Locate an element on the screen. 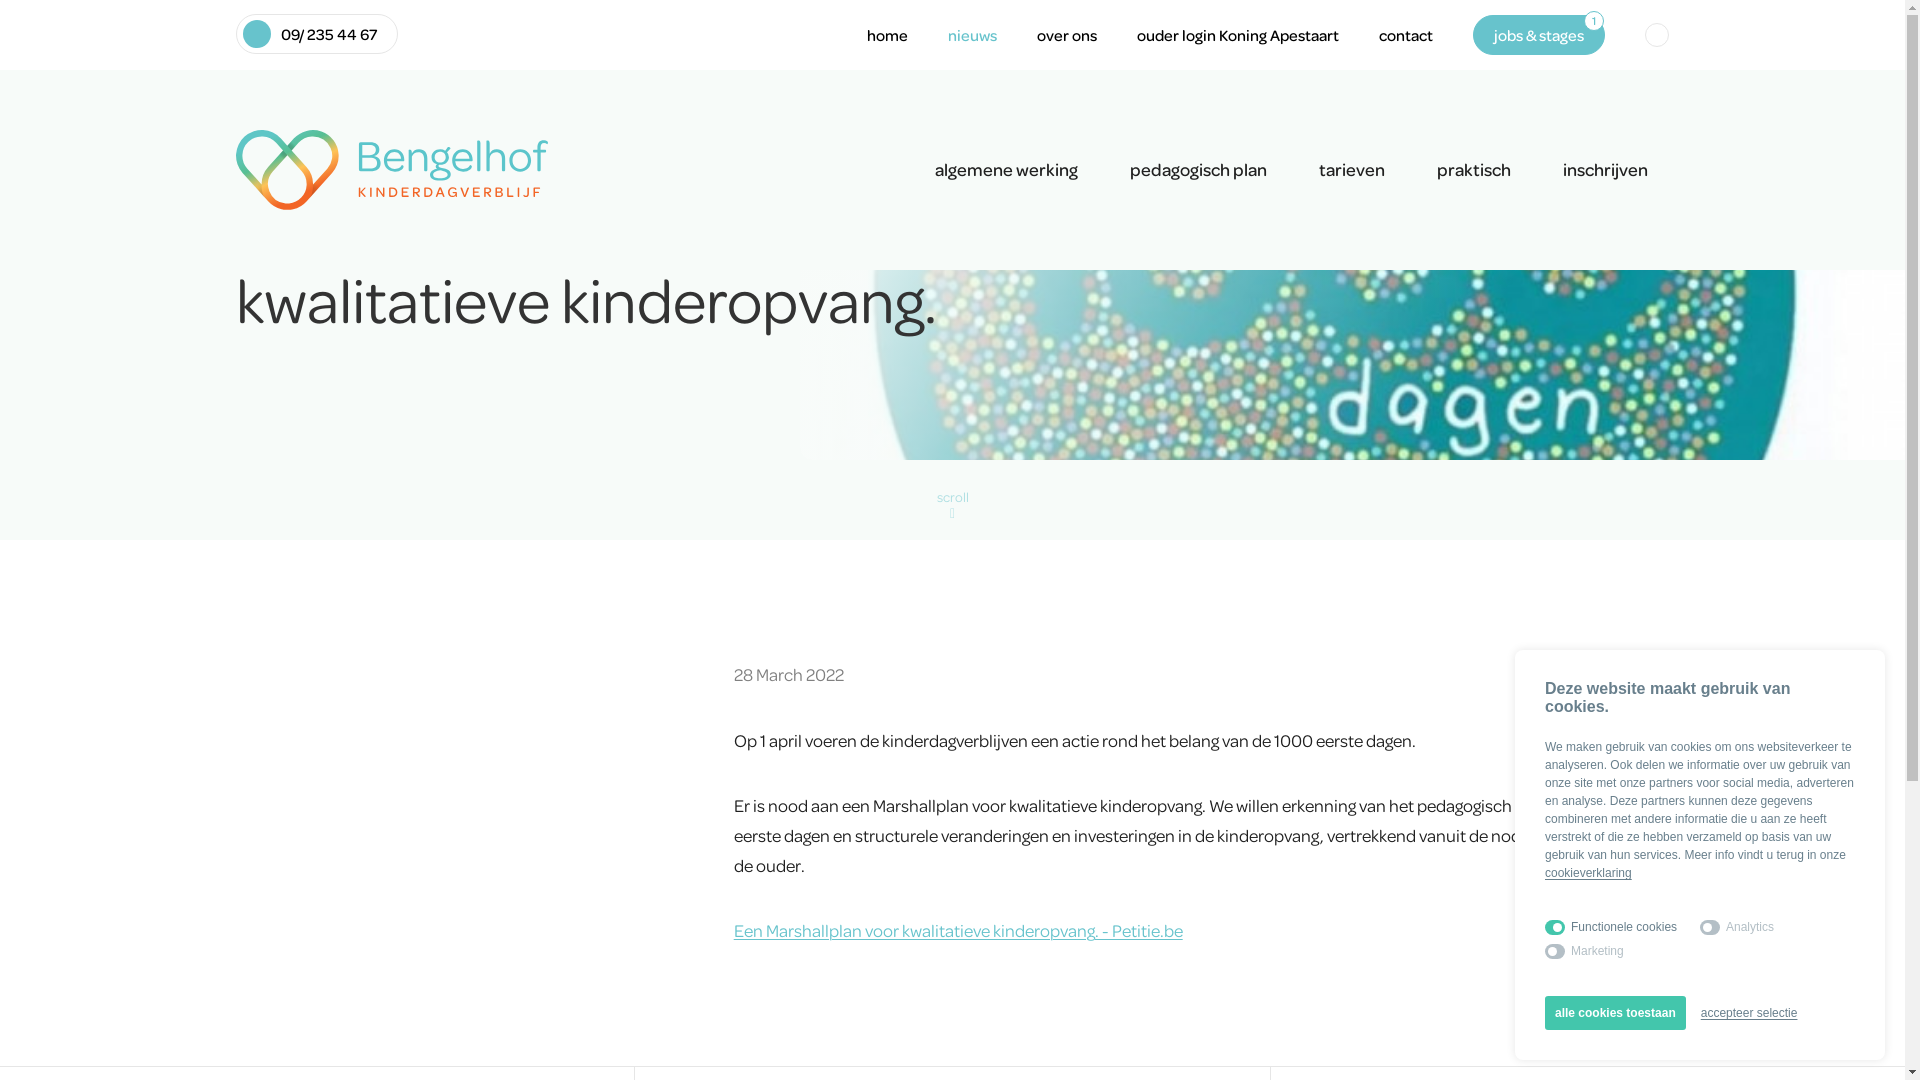 The width and height of the screenshot is (1920, 1080). 'ouder login Koning Apestaart' is located at coordinates (1237, 34).